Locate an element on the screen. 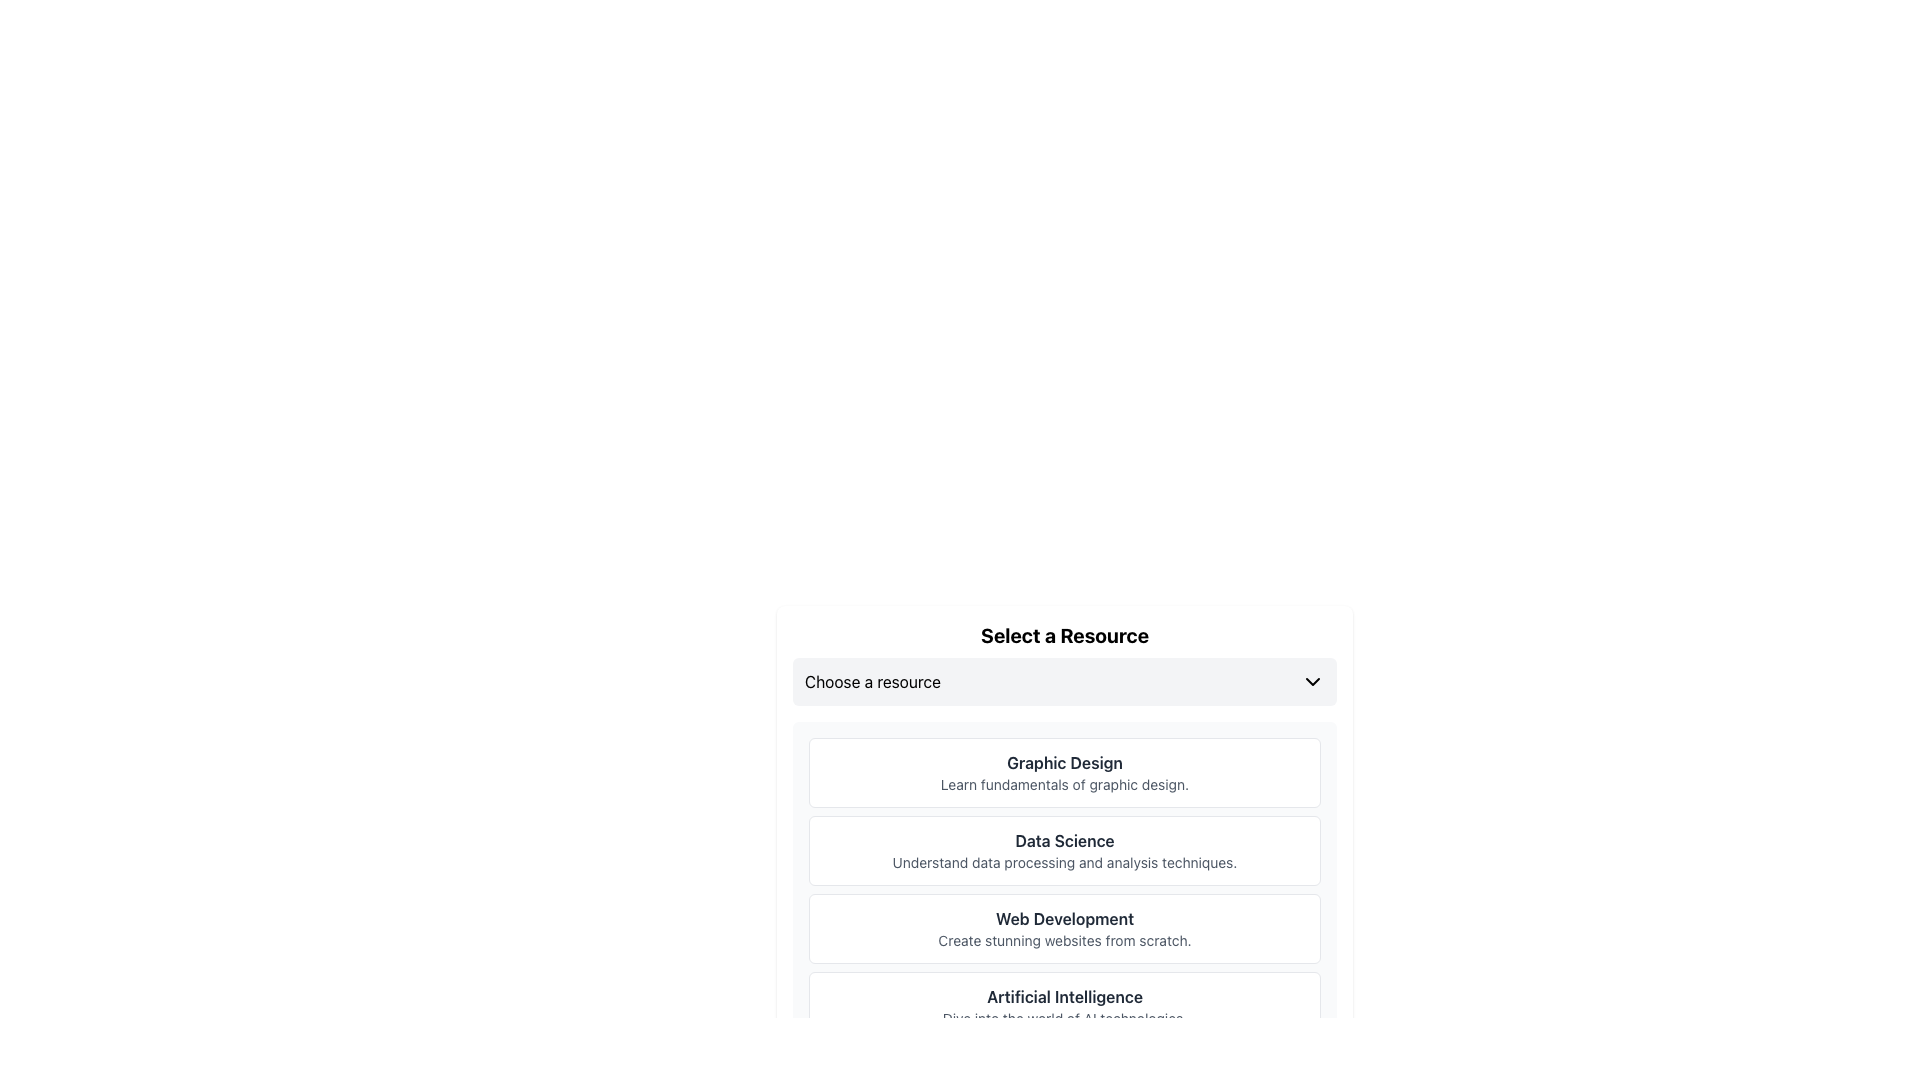  the fourth card titled 'Artificial Intelligence' in the vertical list under 'Select a Resource' is located at coordinates (1064, 1006).